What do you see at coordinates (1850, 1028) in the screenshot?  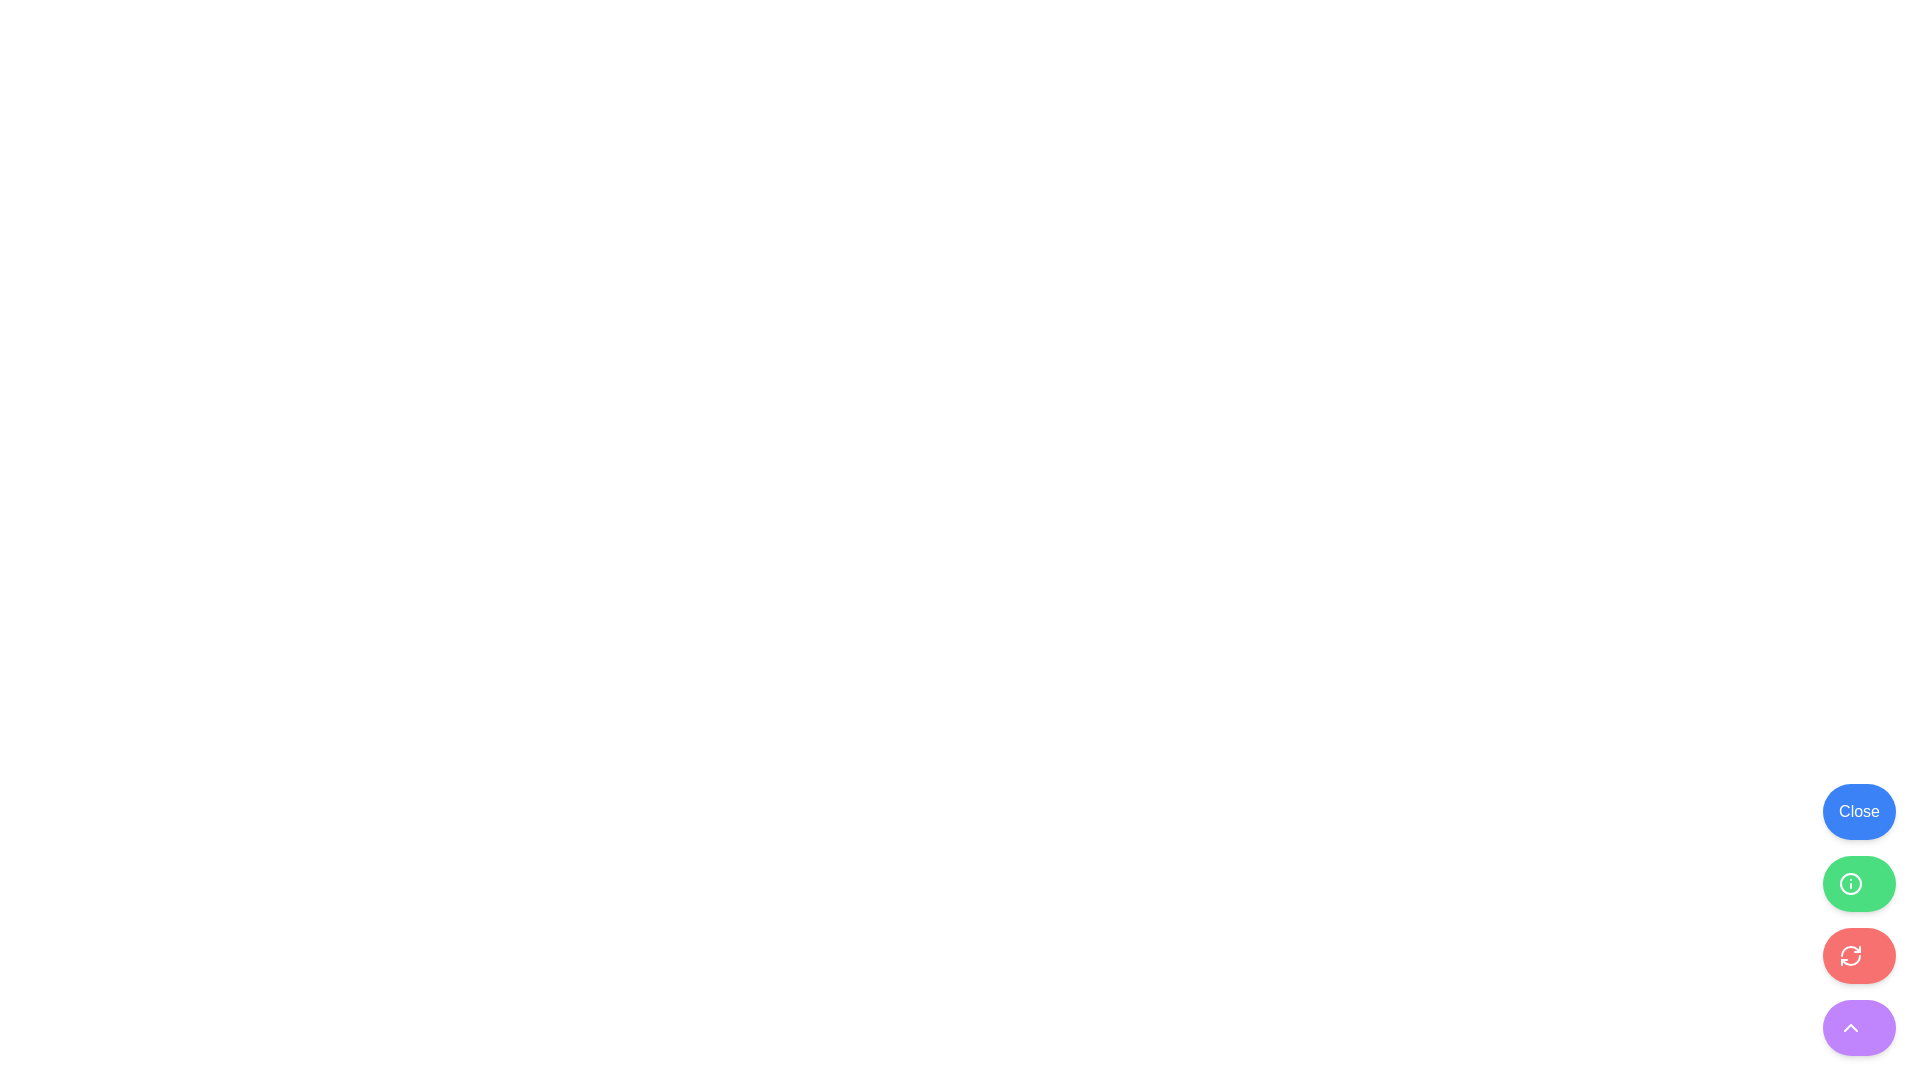 I see `the upward chevron icon located at the center of a purple circular button with a white outline` at bounding box center [1850, 1028].